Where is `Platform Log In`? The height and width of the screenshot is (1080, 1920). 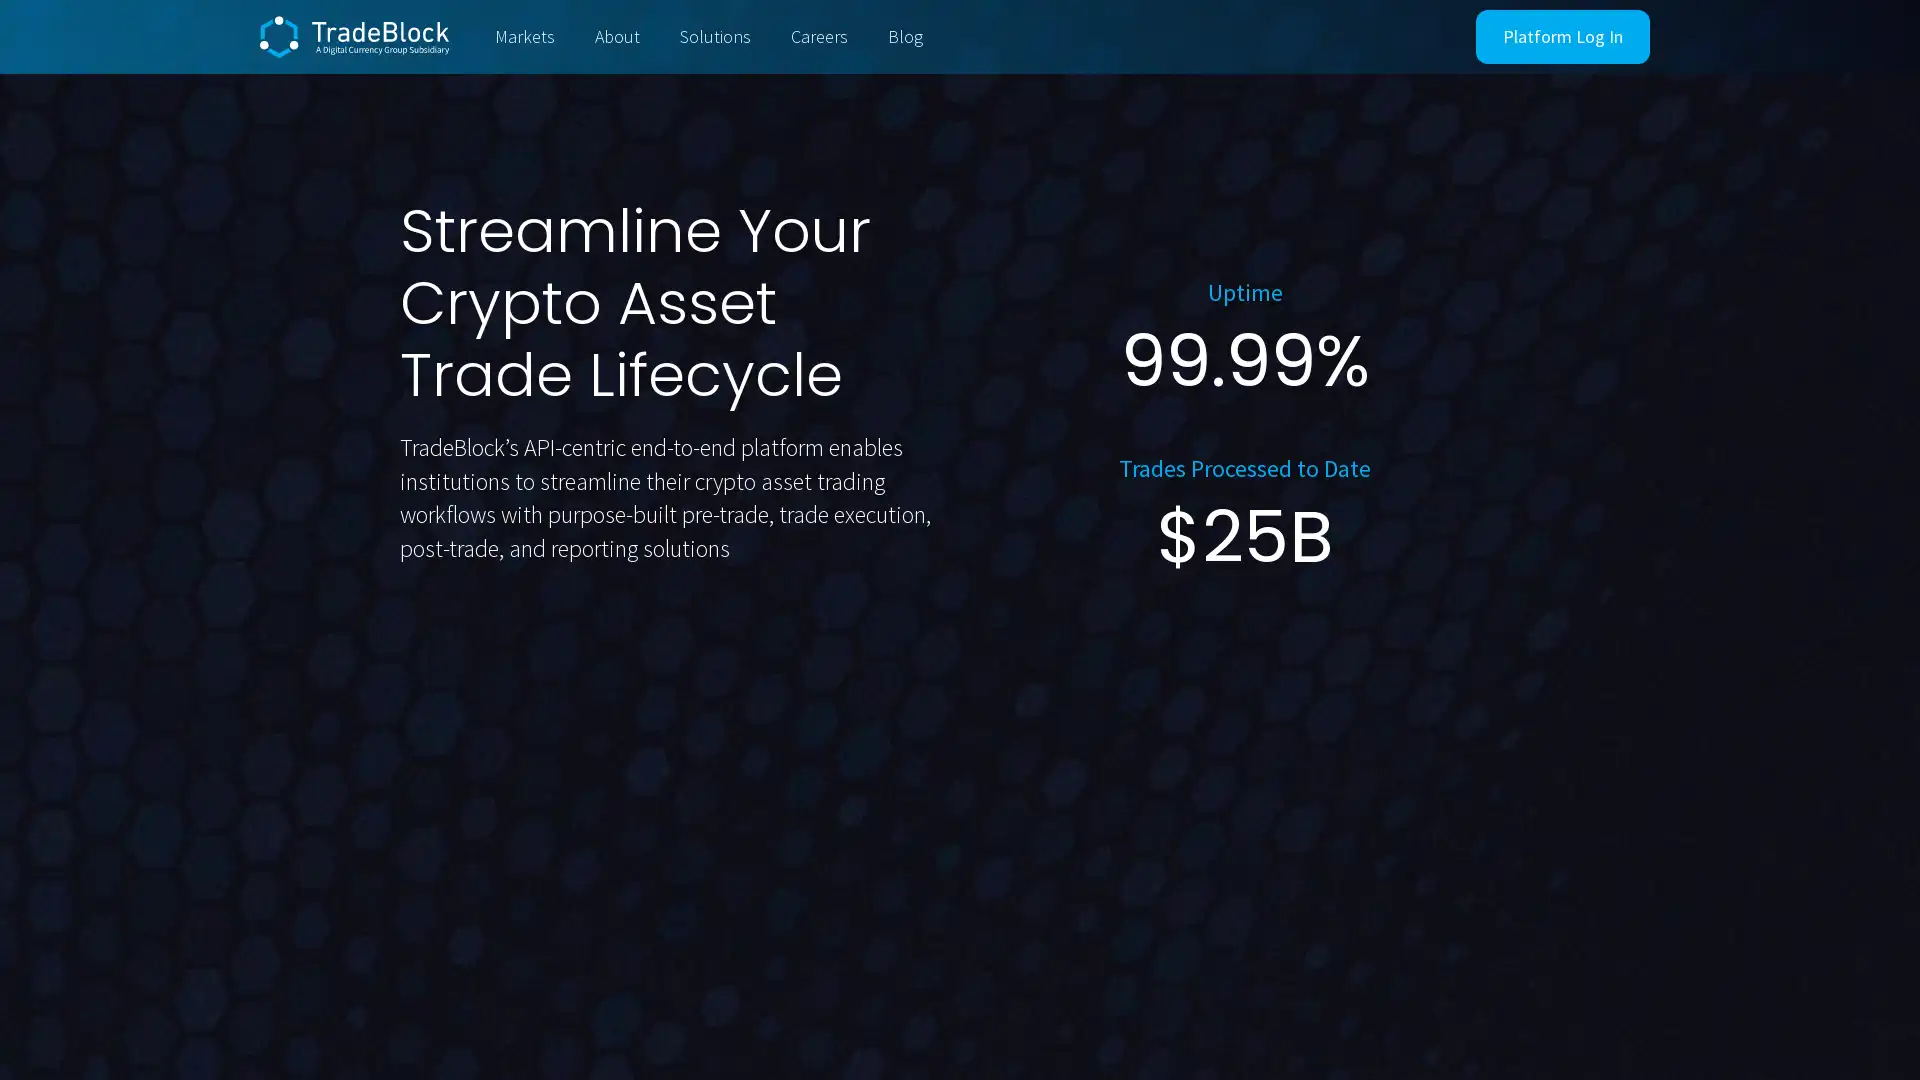
Platform Log In is located at coordinates (1562, 37).